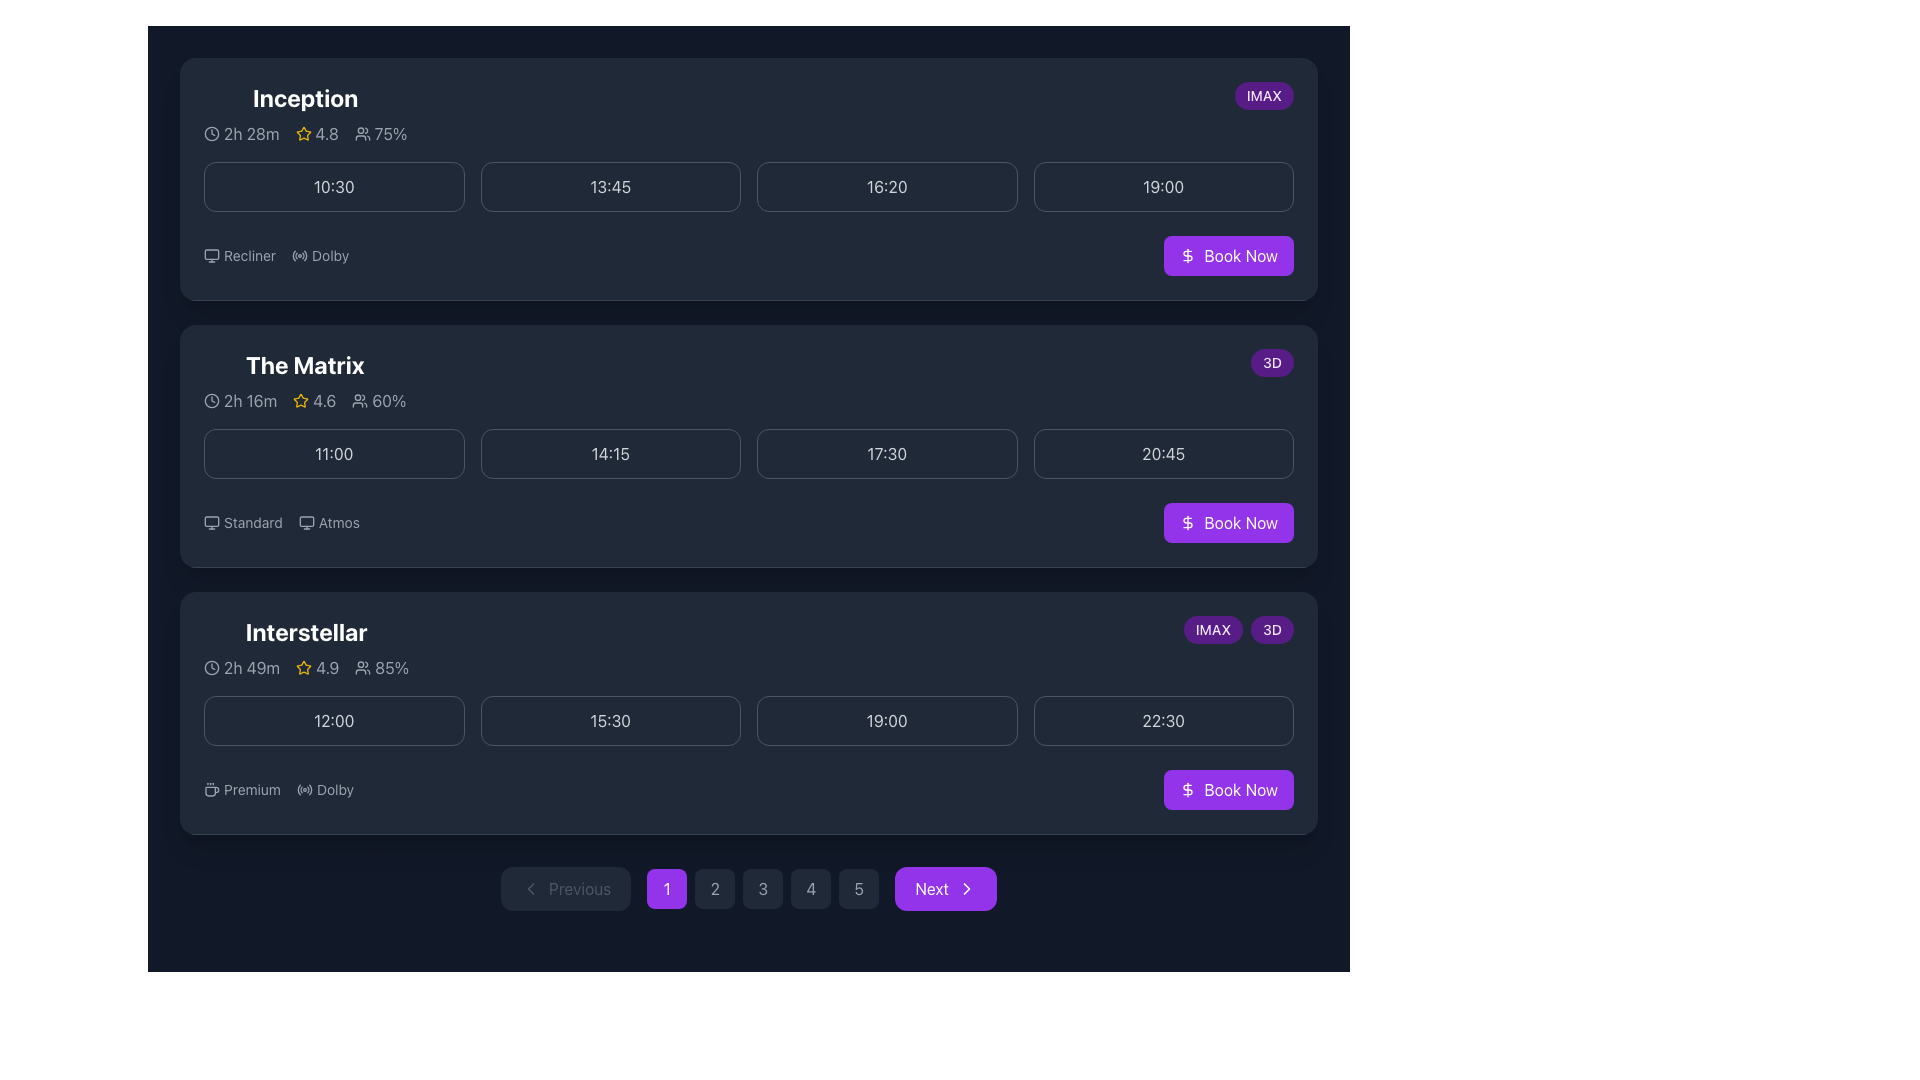 The height and width of the screenshot is (1080, 1920). I want to click on the square-shaped button with a dark gray background and the number '3', so click(762, 887).